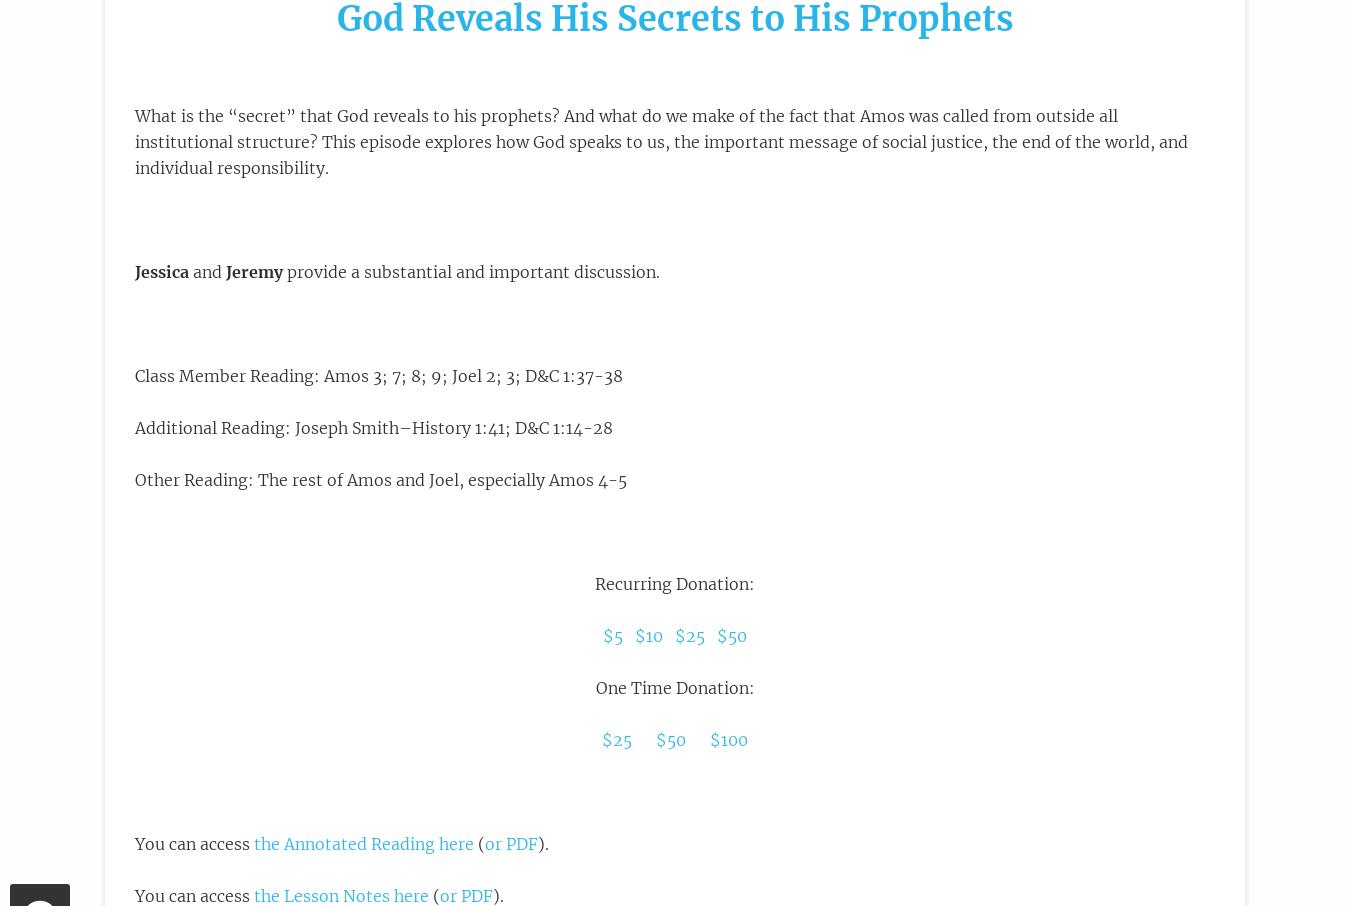 The width and height of the screenshot is (1350, 906). Describe the element at coordinates (648, 635) in the screenshot. I see `'$10'` at that location.